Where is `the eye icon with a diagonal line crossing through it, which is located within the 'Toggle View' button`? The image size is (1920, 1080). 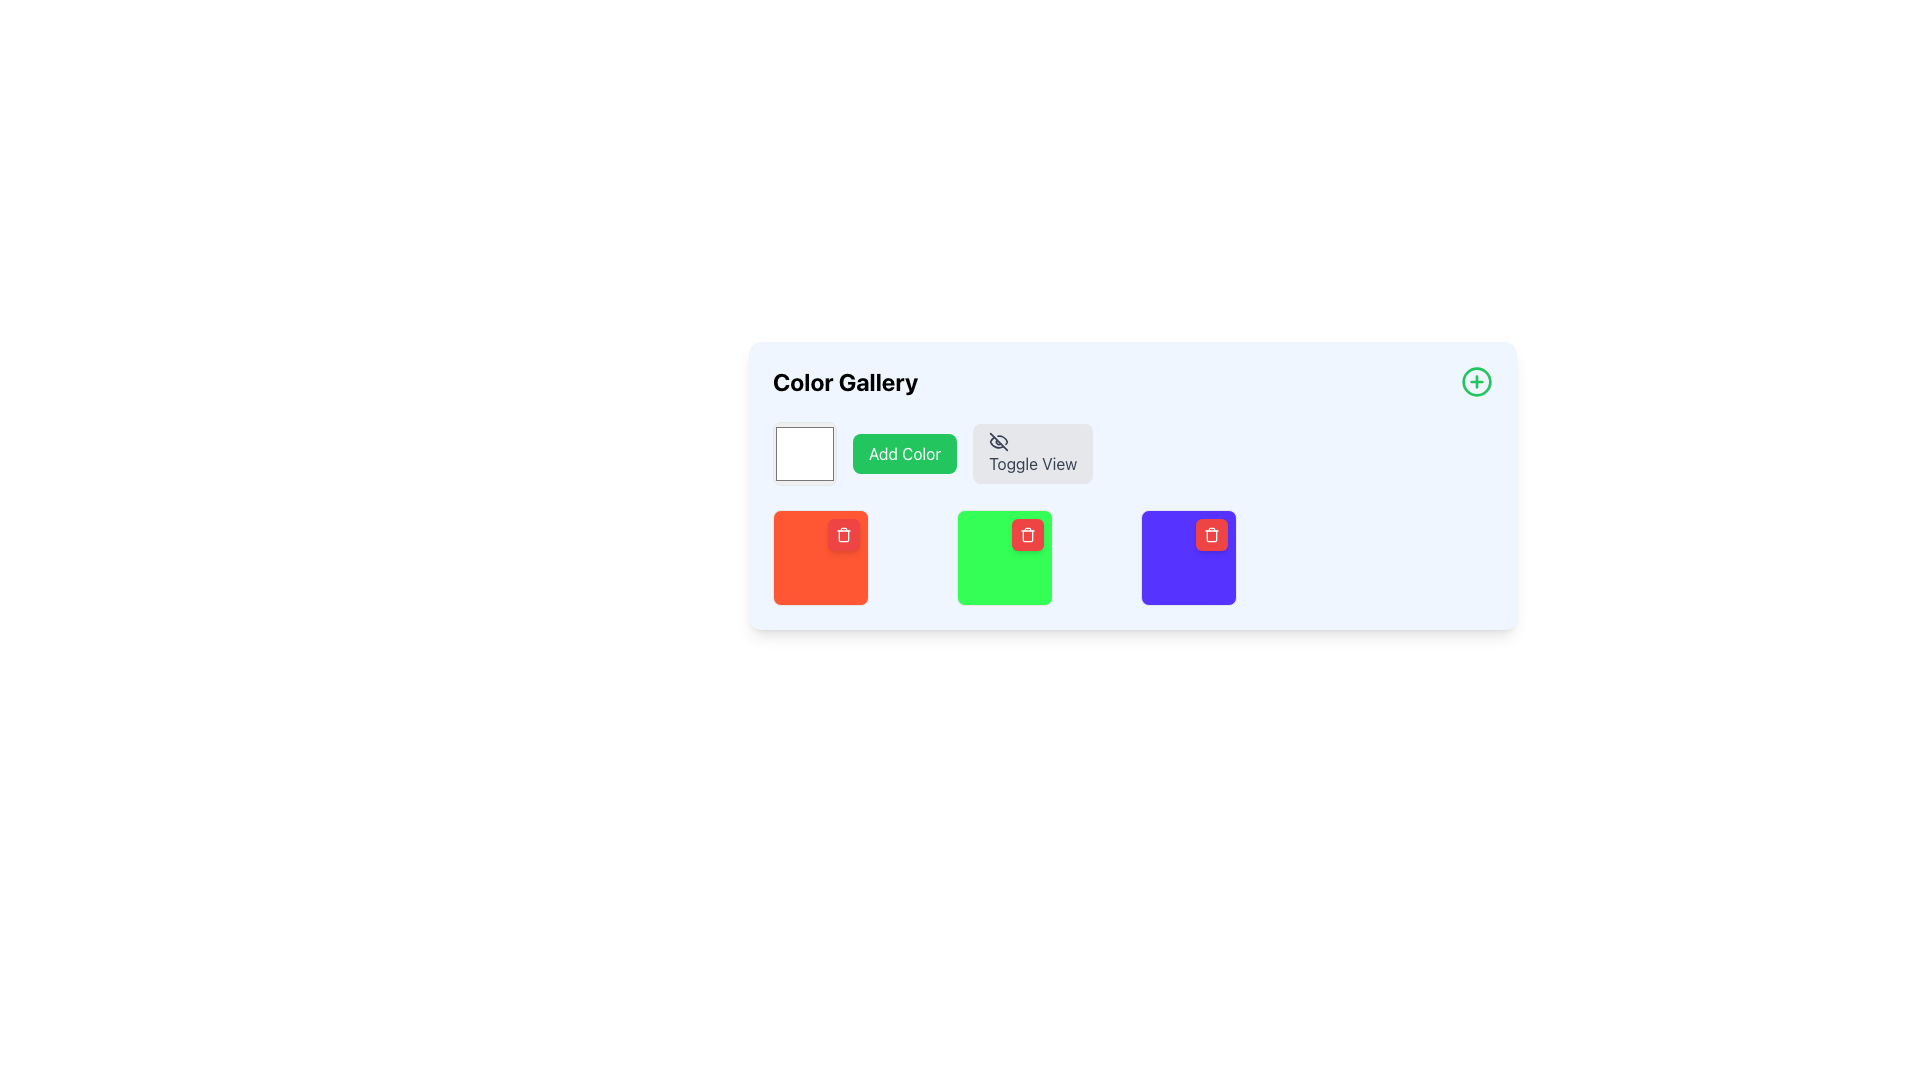 the eye icon with a diagonal line crossing through it, which is located within the 'Toggle View' button is located at coordinates (999, 441).